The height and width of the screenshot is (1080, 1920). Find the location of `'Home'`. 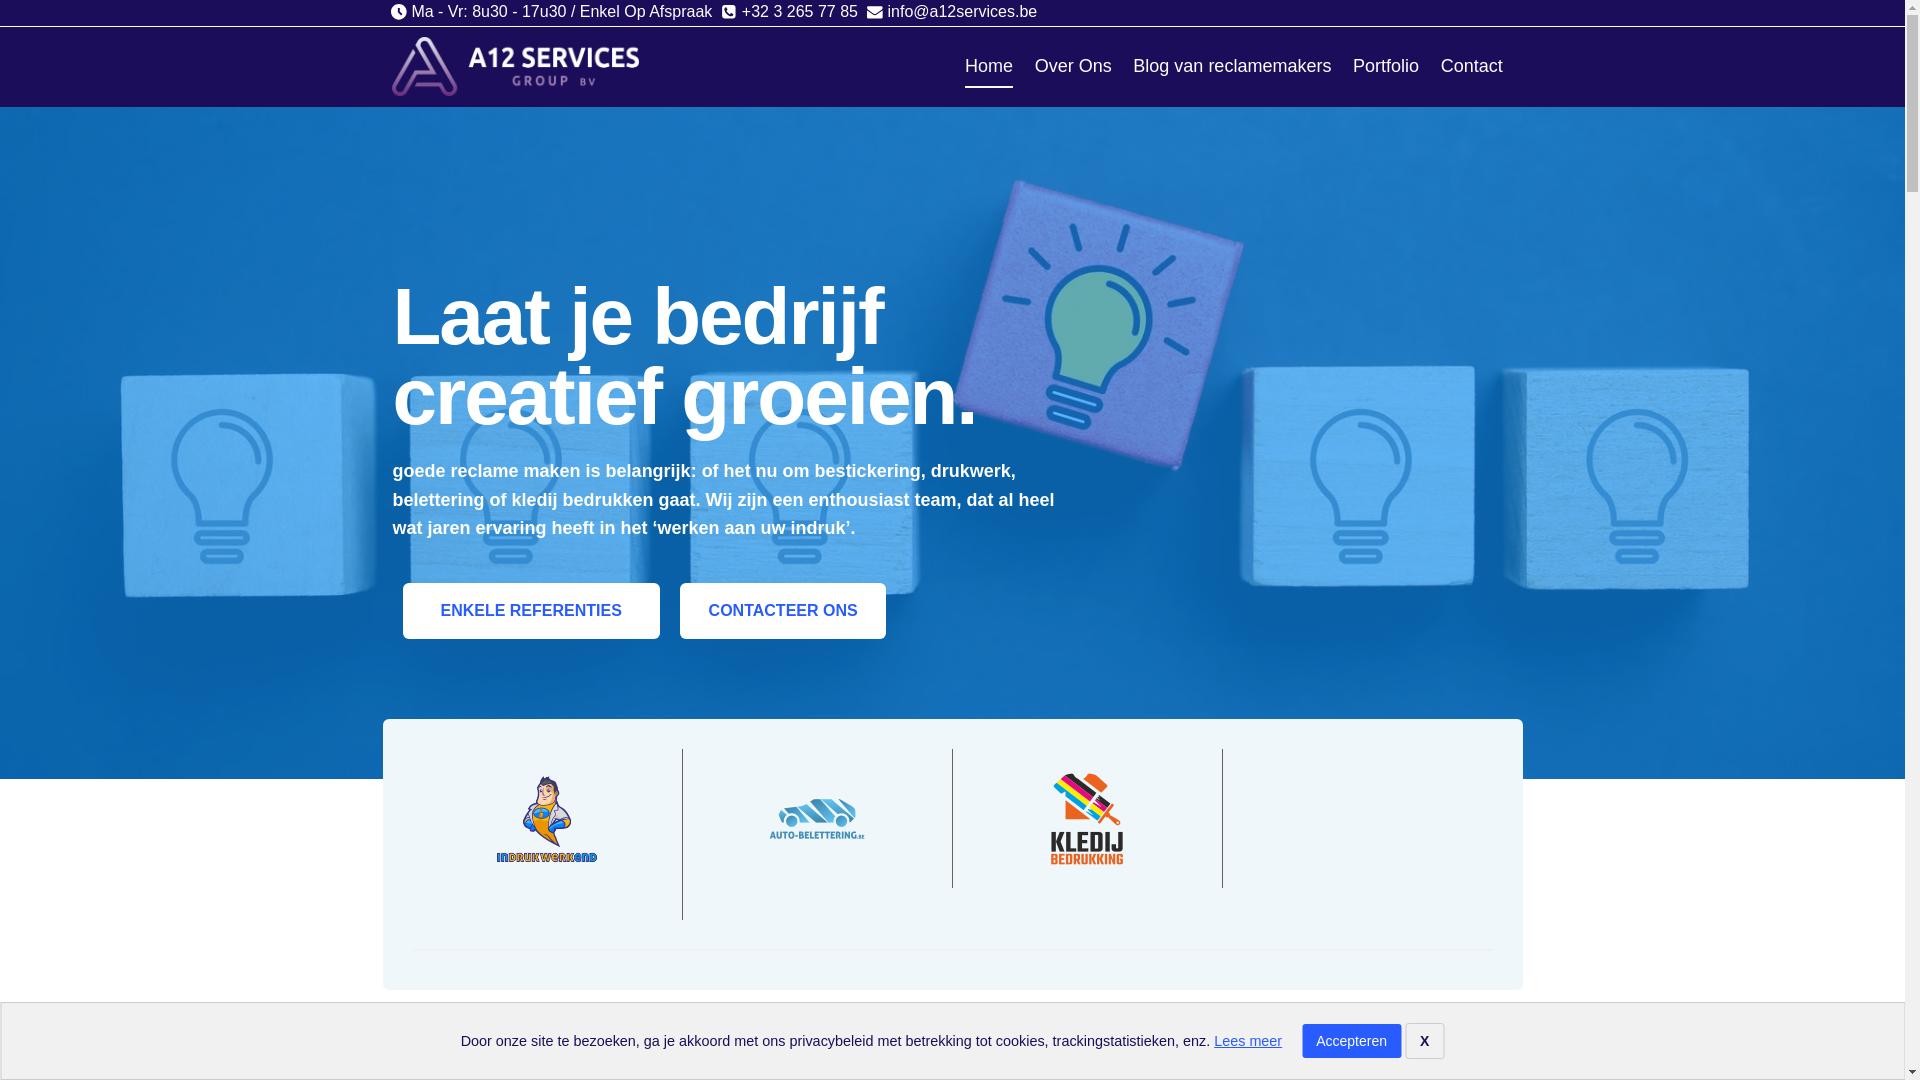

'Home' is located at coordinates (988, 65).